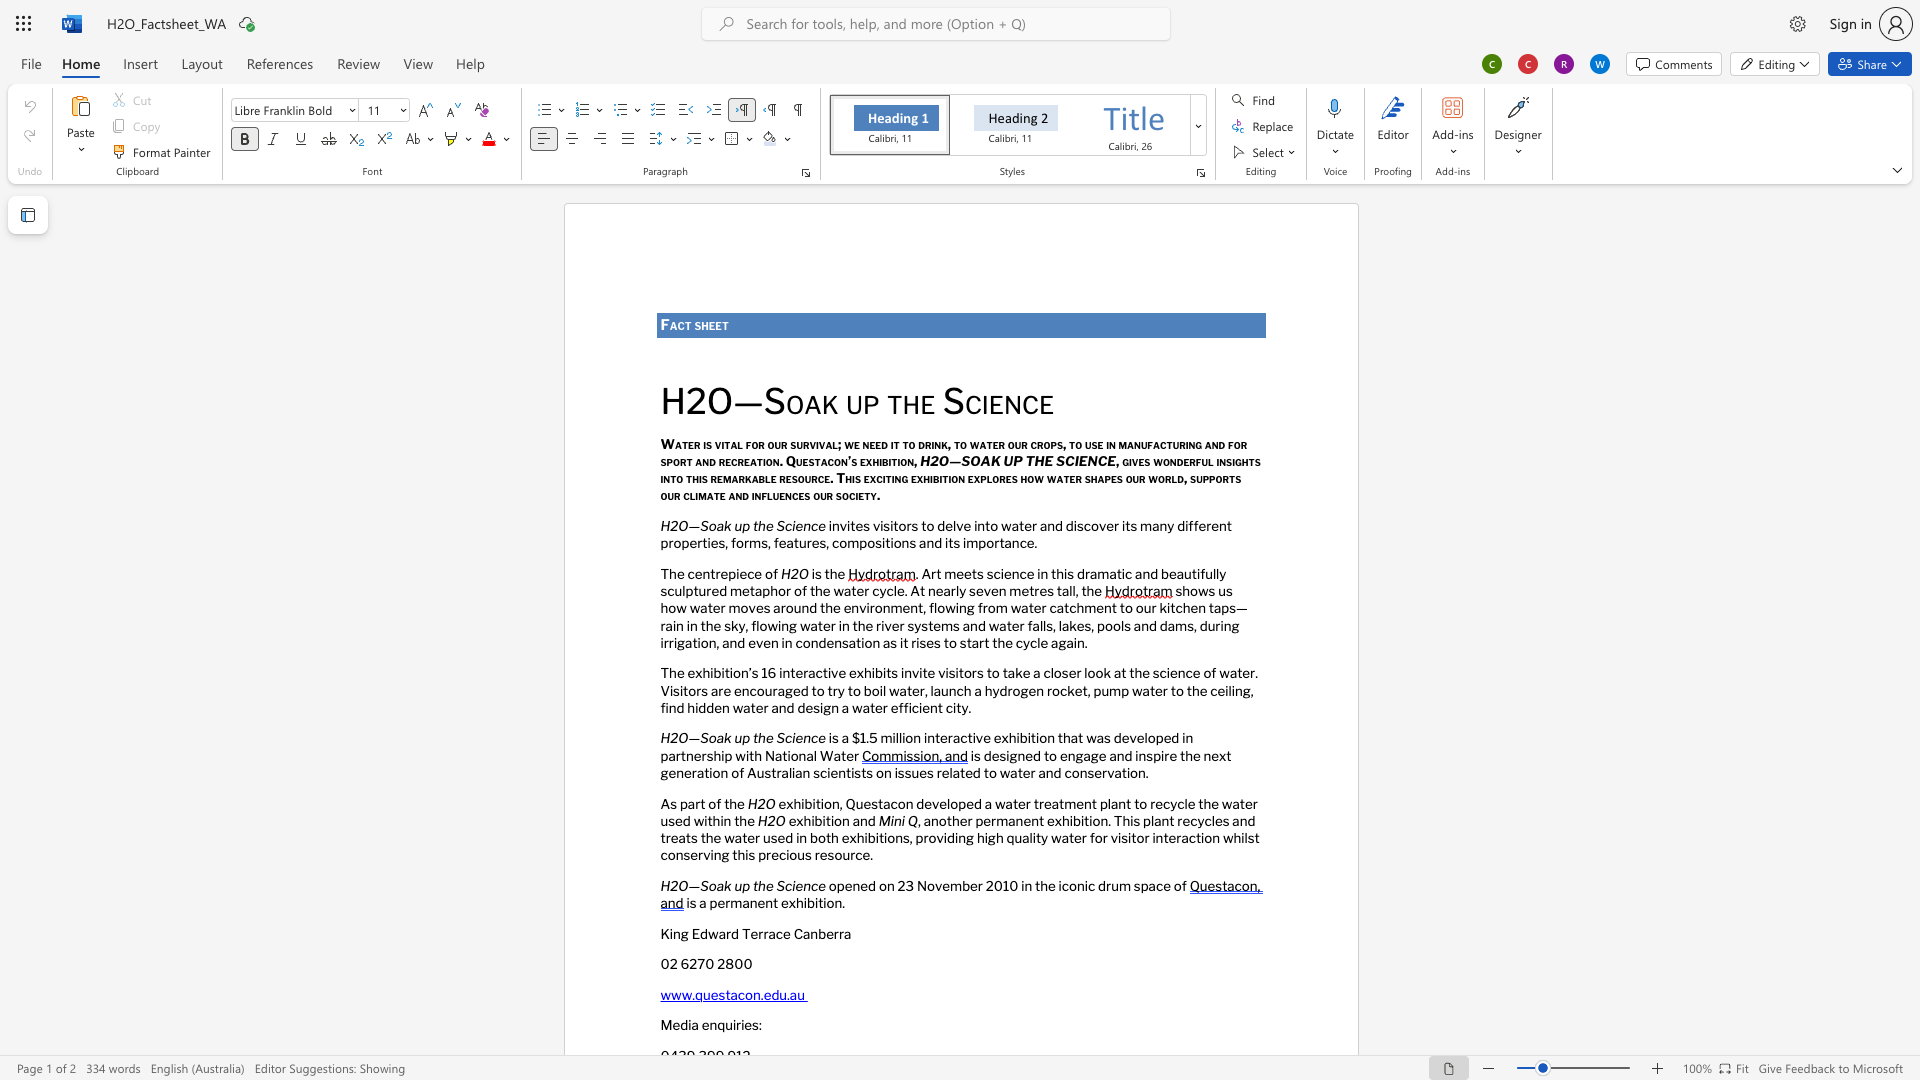  Describe the element at coordinates (752, 495) in the screenshot. I see `the 1th character "i" in the text` at that location.